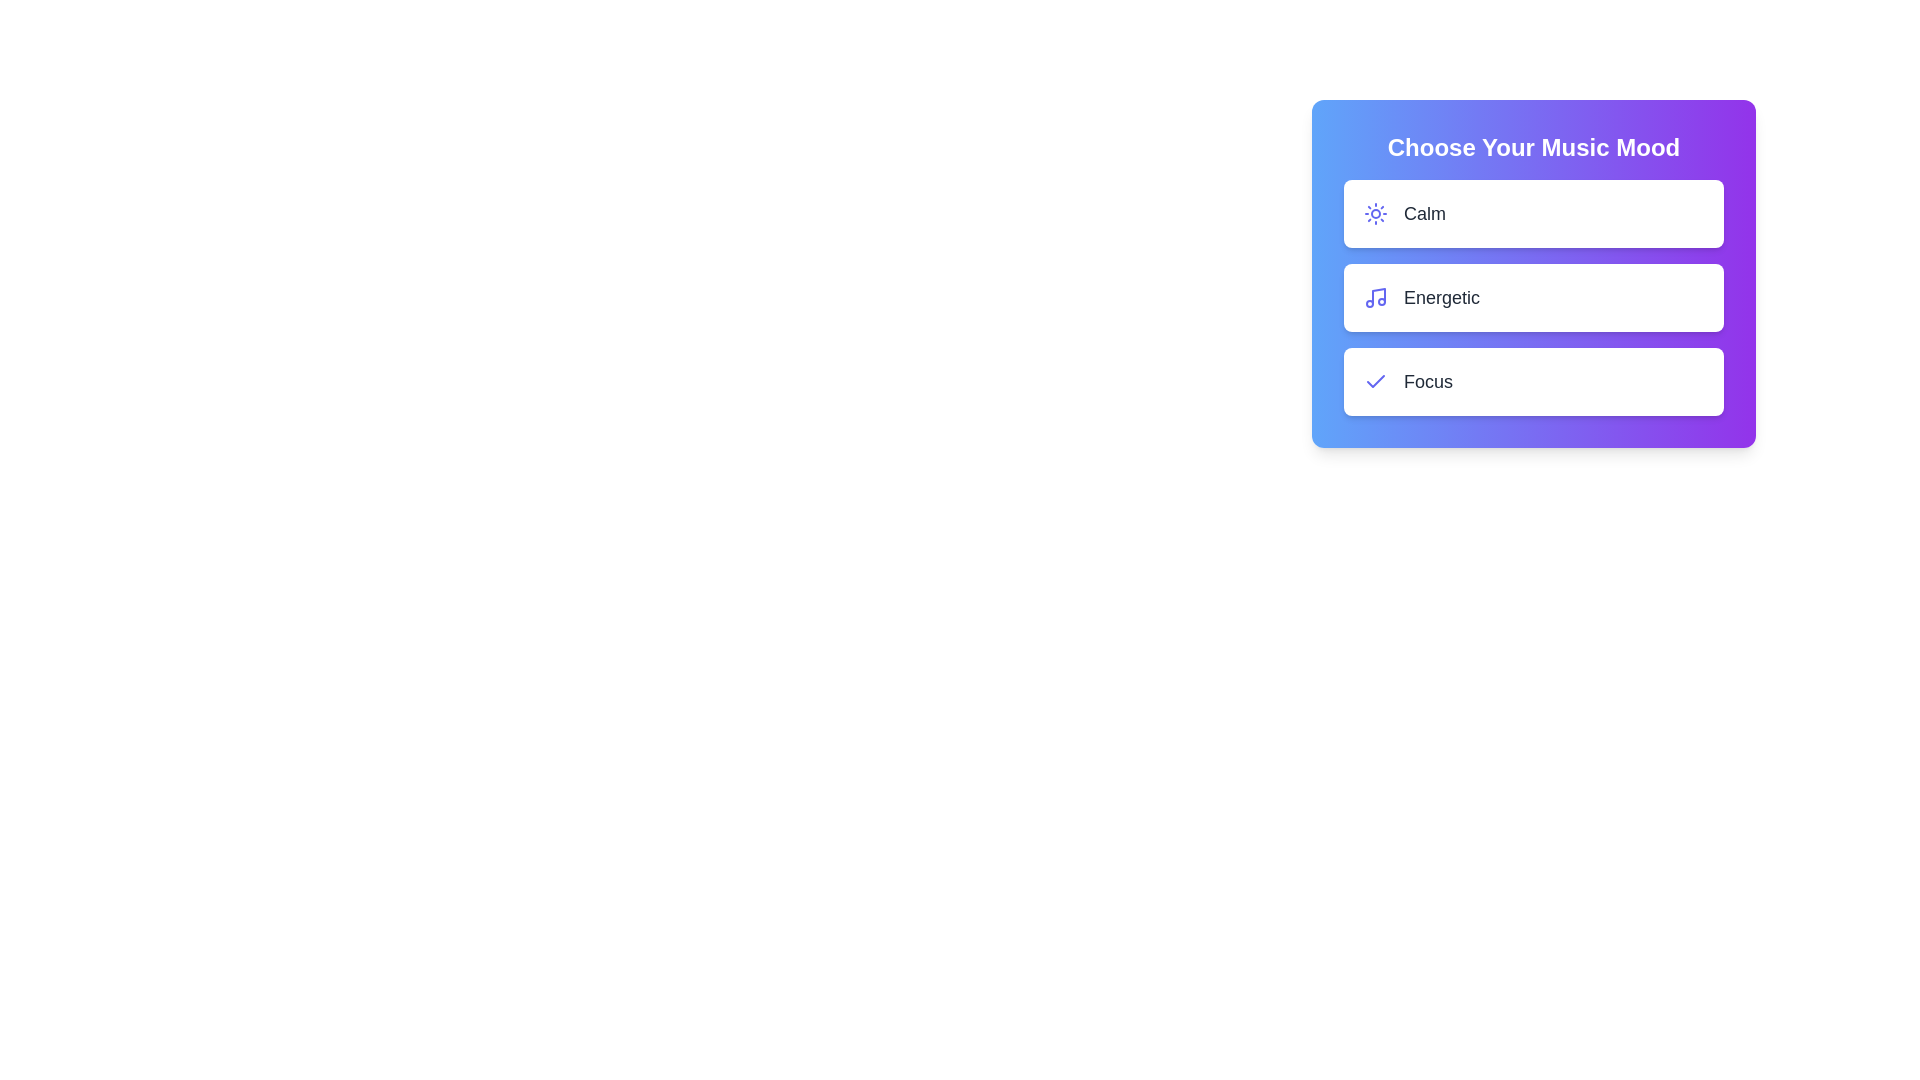  What do you see at coordinates (1533, 297) in the screenshot?
I see `the 'Energetic' button, which is the second button in a vertical list of three buttons within a gradient-colored card titled 'Choose Your Music Mood'` at bounding box center [1533, 297].